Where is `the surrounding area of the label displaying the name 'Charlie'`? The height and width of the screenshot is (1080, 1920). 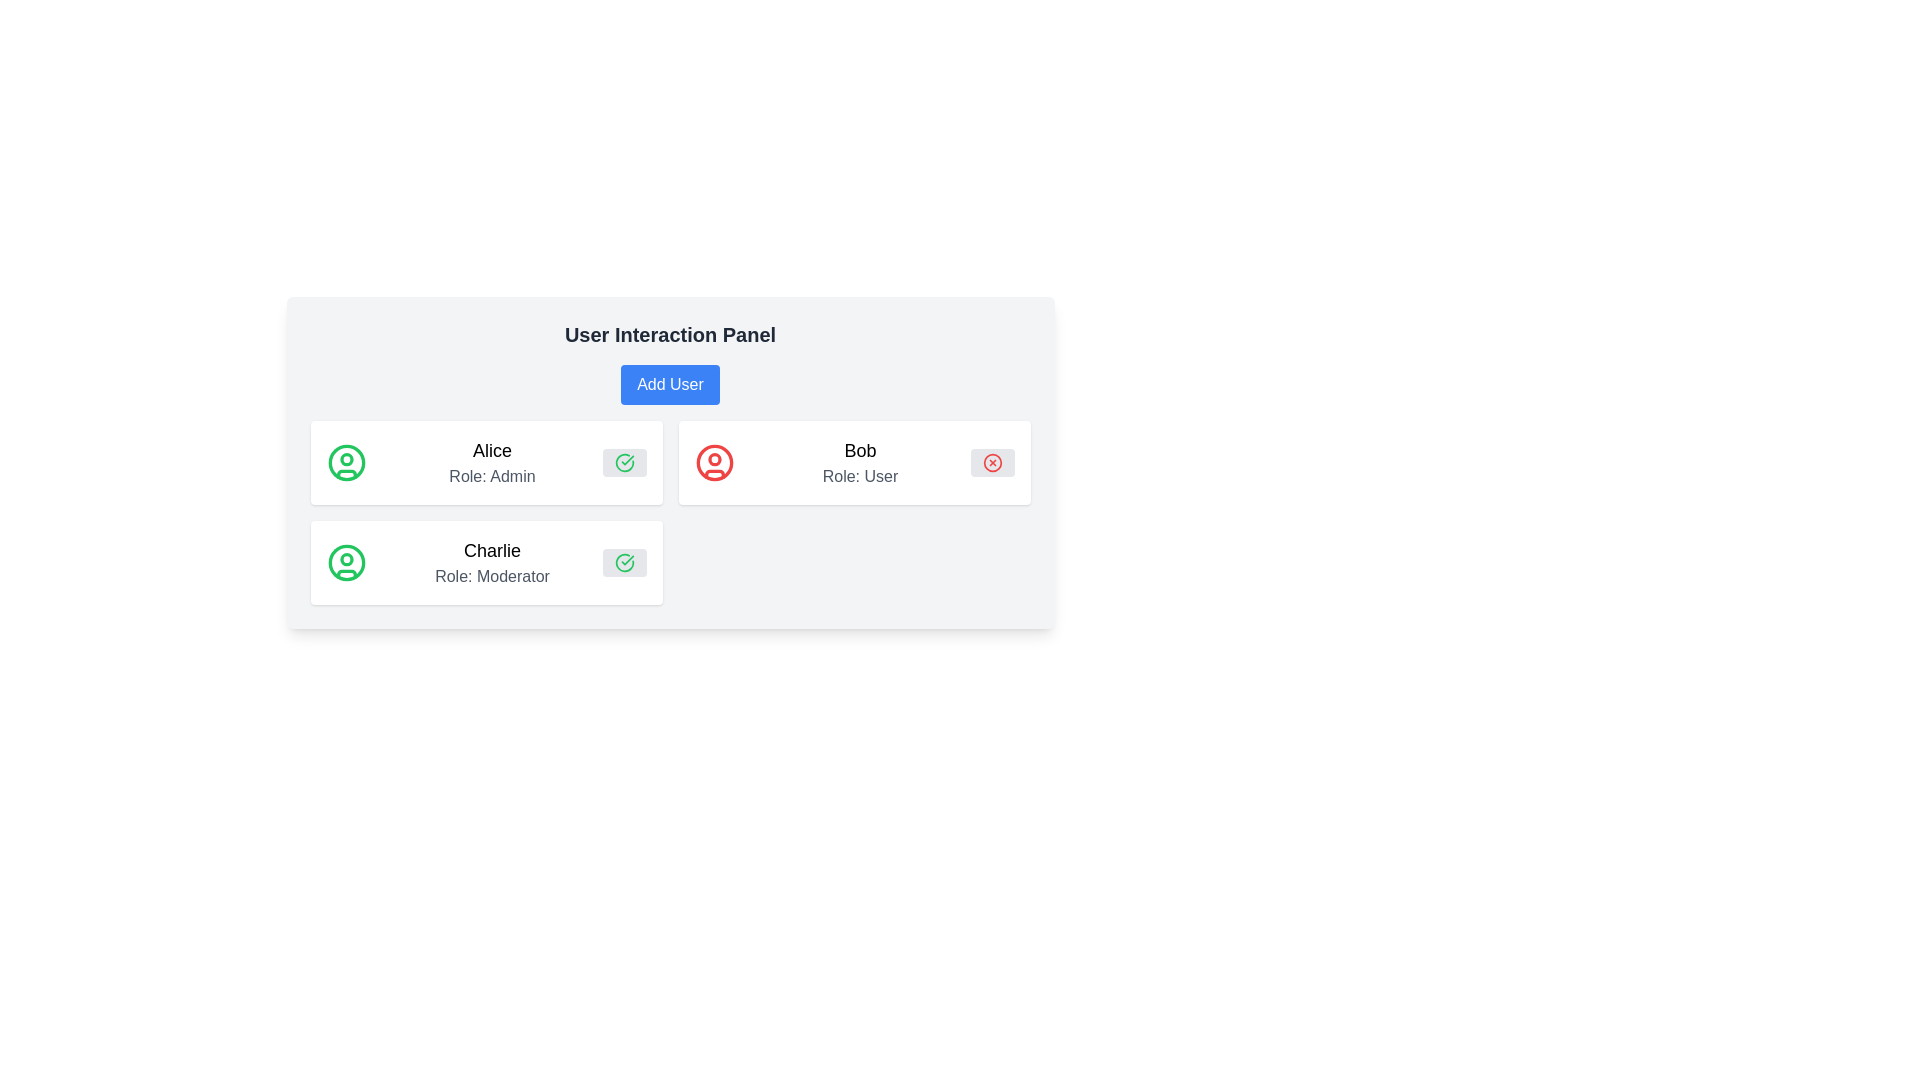
the surrounding area of the label displaying the name 'Charlie' is located at coordinates (492, 551).